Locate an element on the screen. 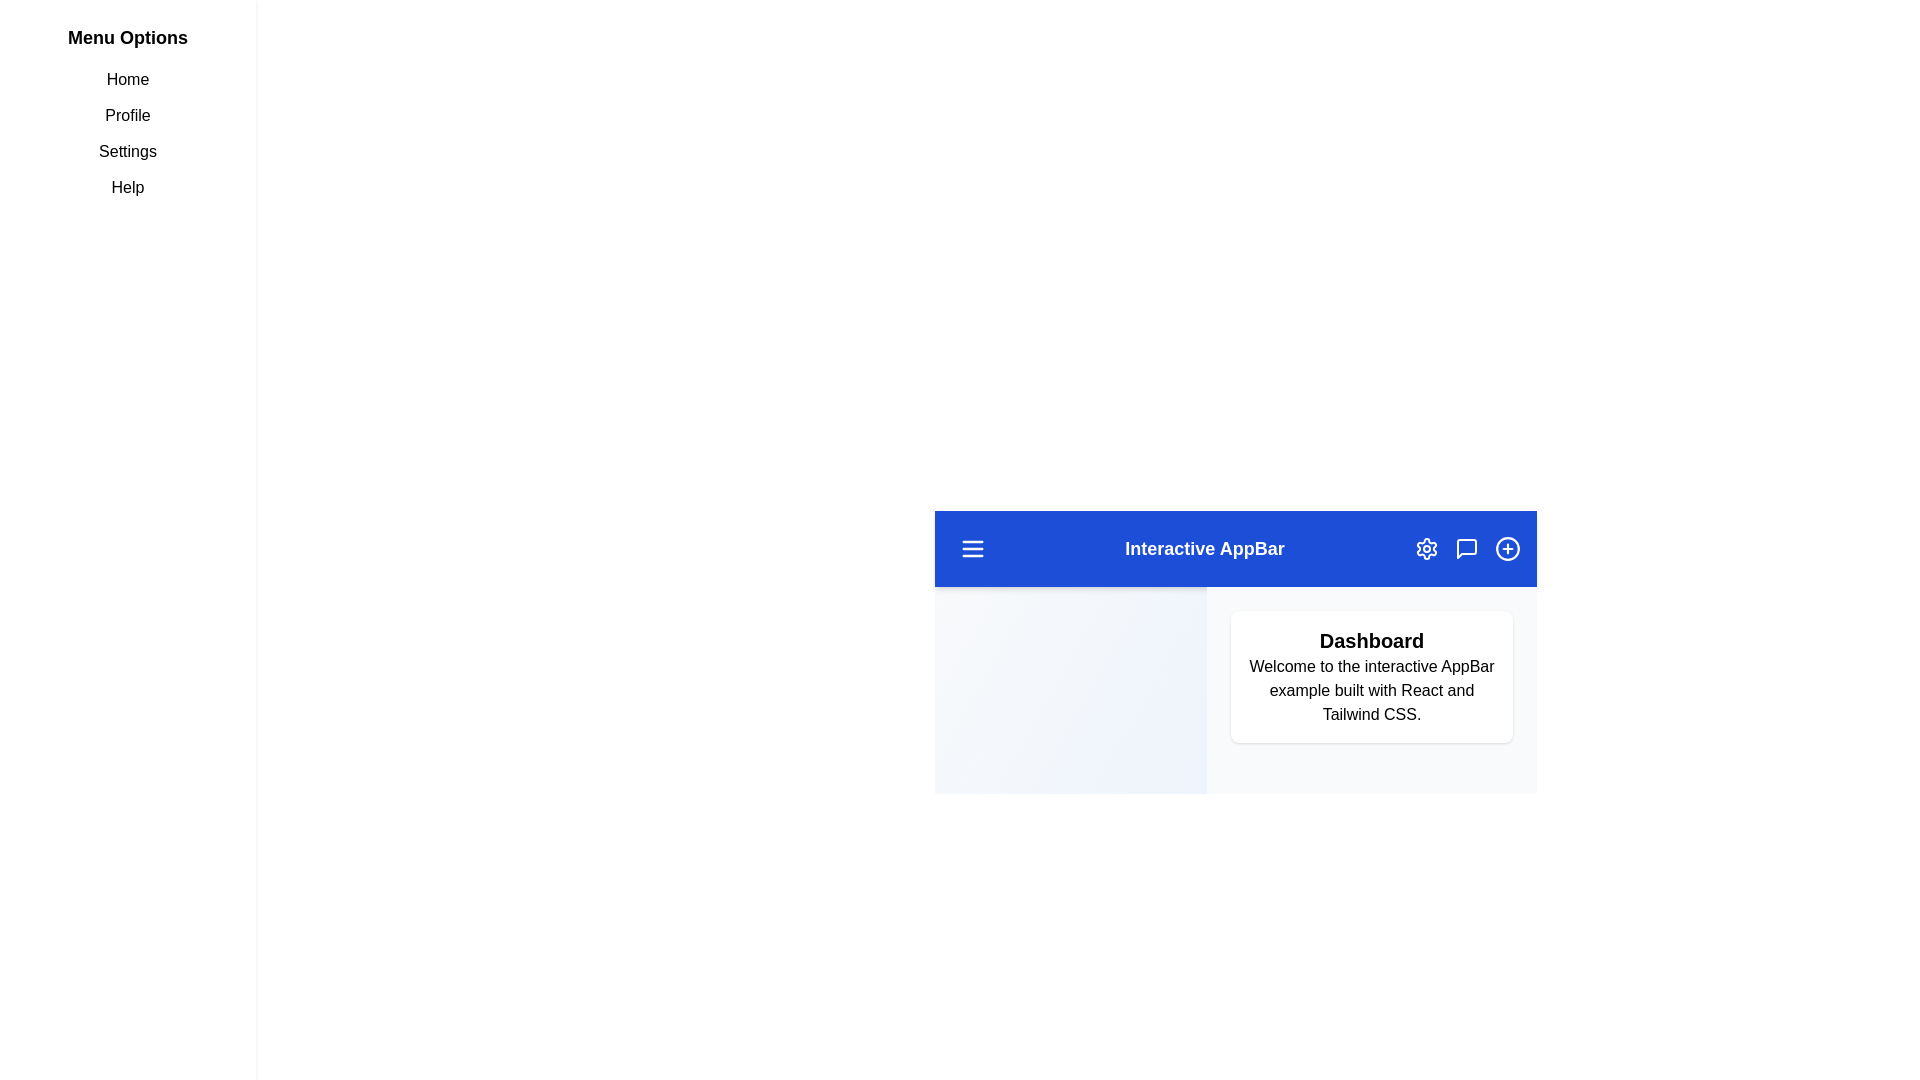  the 'MessageSquare' icon in the AppBar is located at coordinates (1467, 548).